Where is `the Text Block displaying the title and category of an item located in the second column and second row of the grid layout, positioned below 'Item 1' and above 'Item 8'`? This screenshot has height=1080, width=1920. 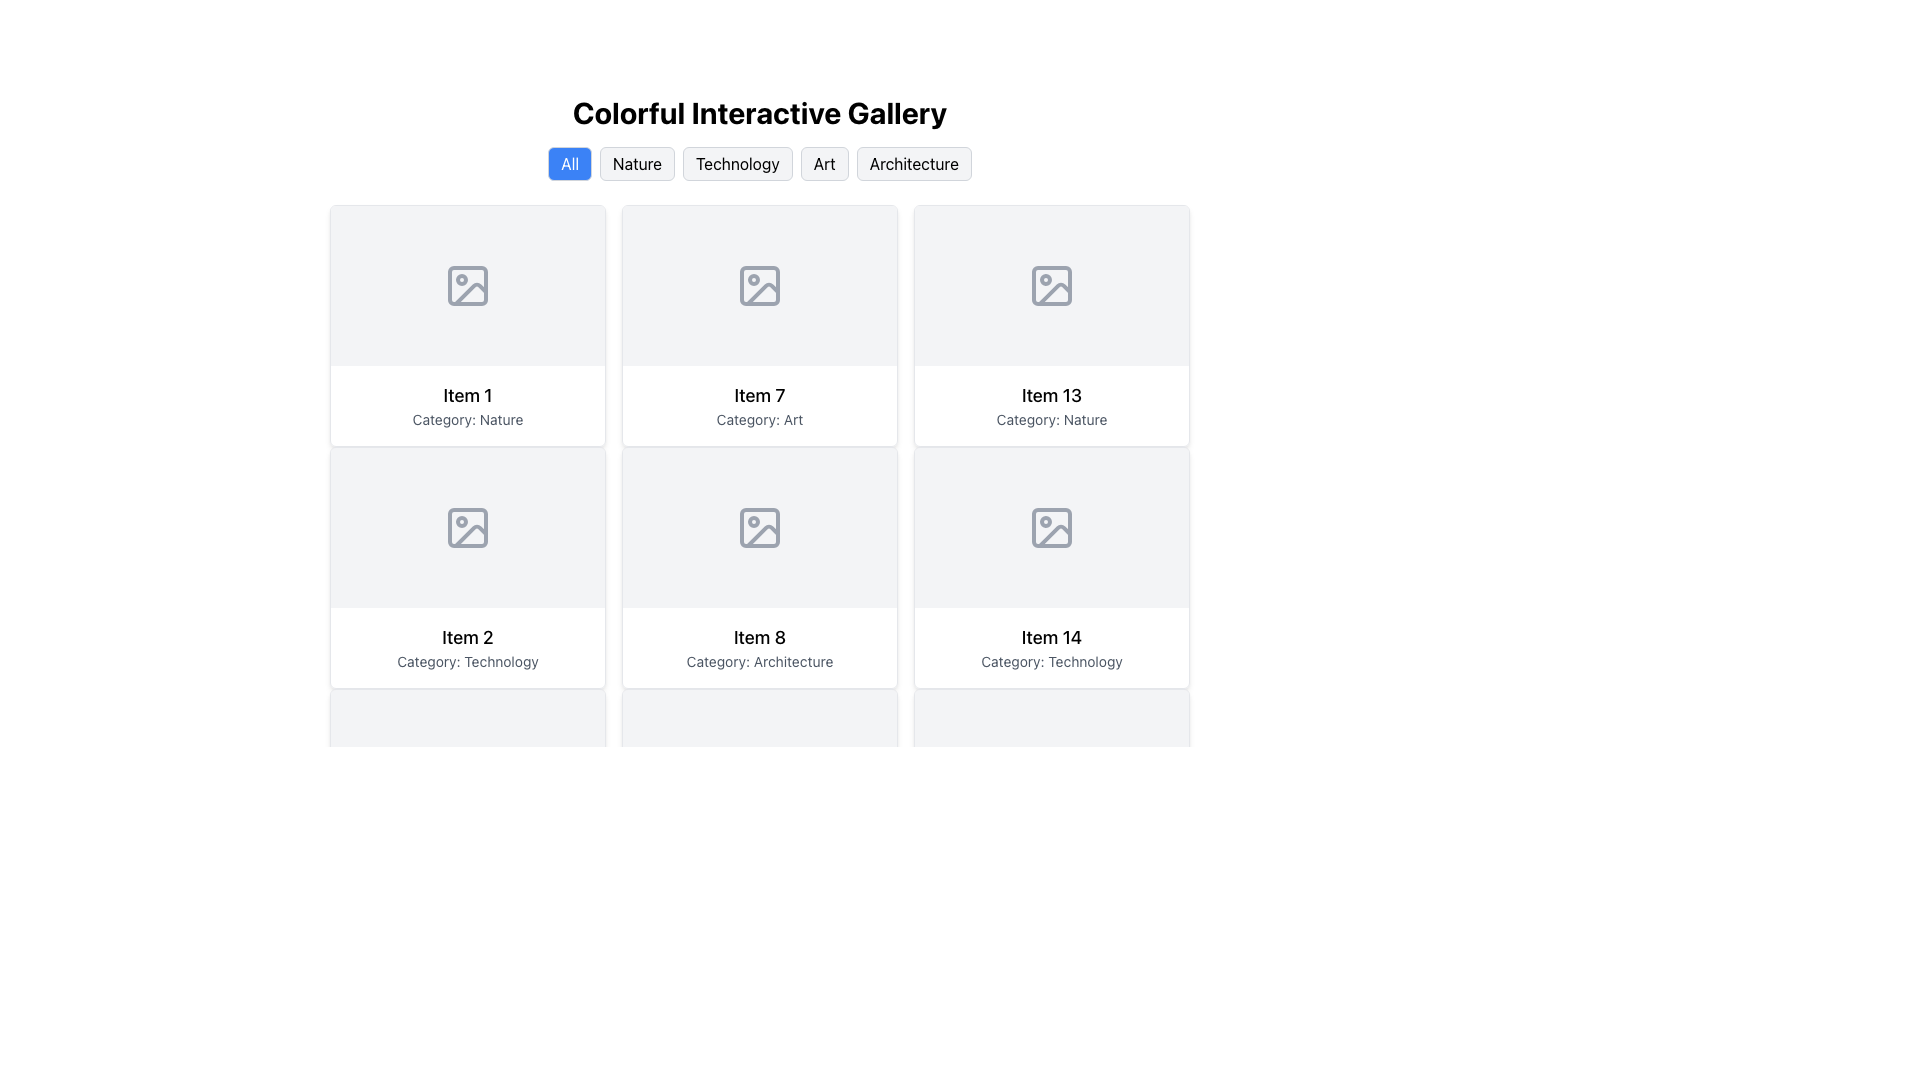
the Text Block displaying the title and category of an item located in the second column and second row of the grid layout, positioned below 'Item 1' and above 'Item 8' is located at coordinates (466, 648).